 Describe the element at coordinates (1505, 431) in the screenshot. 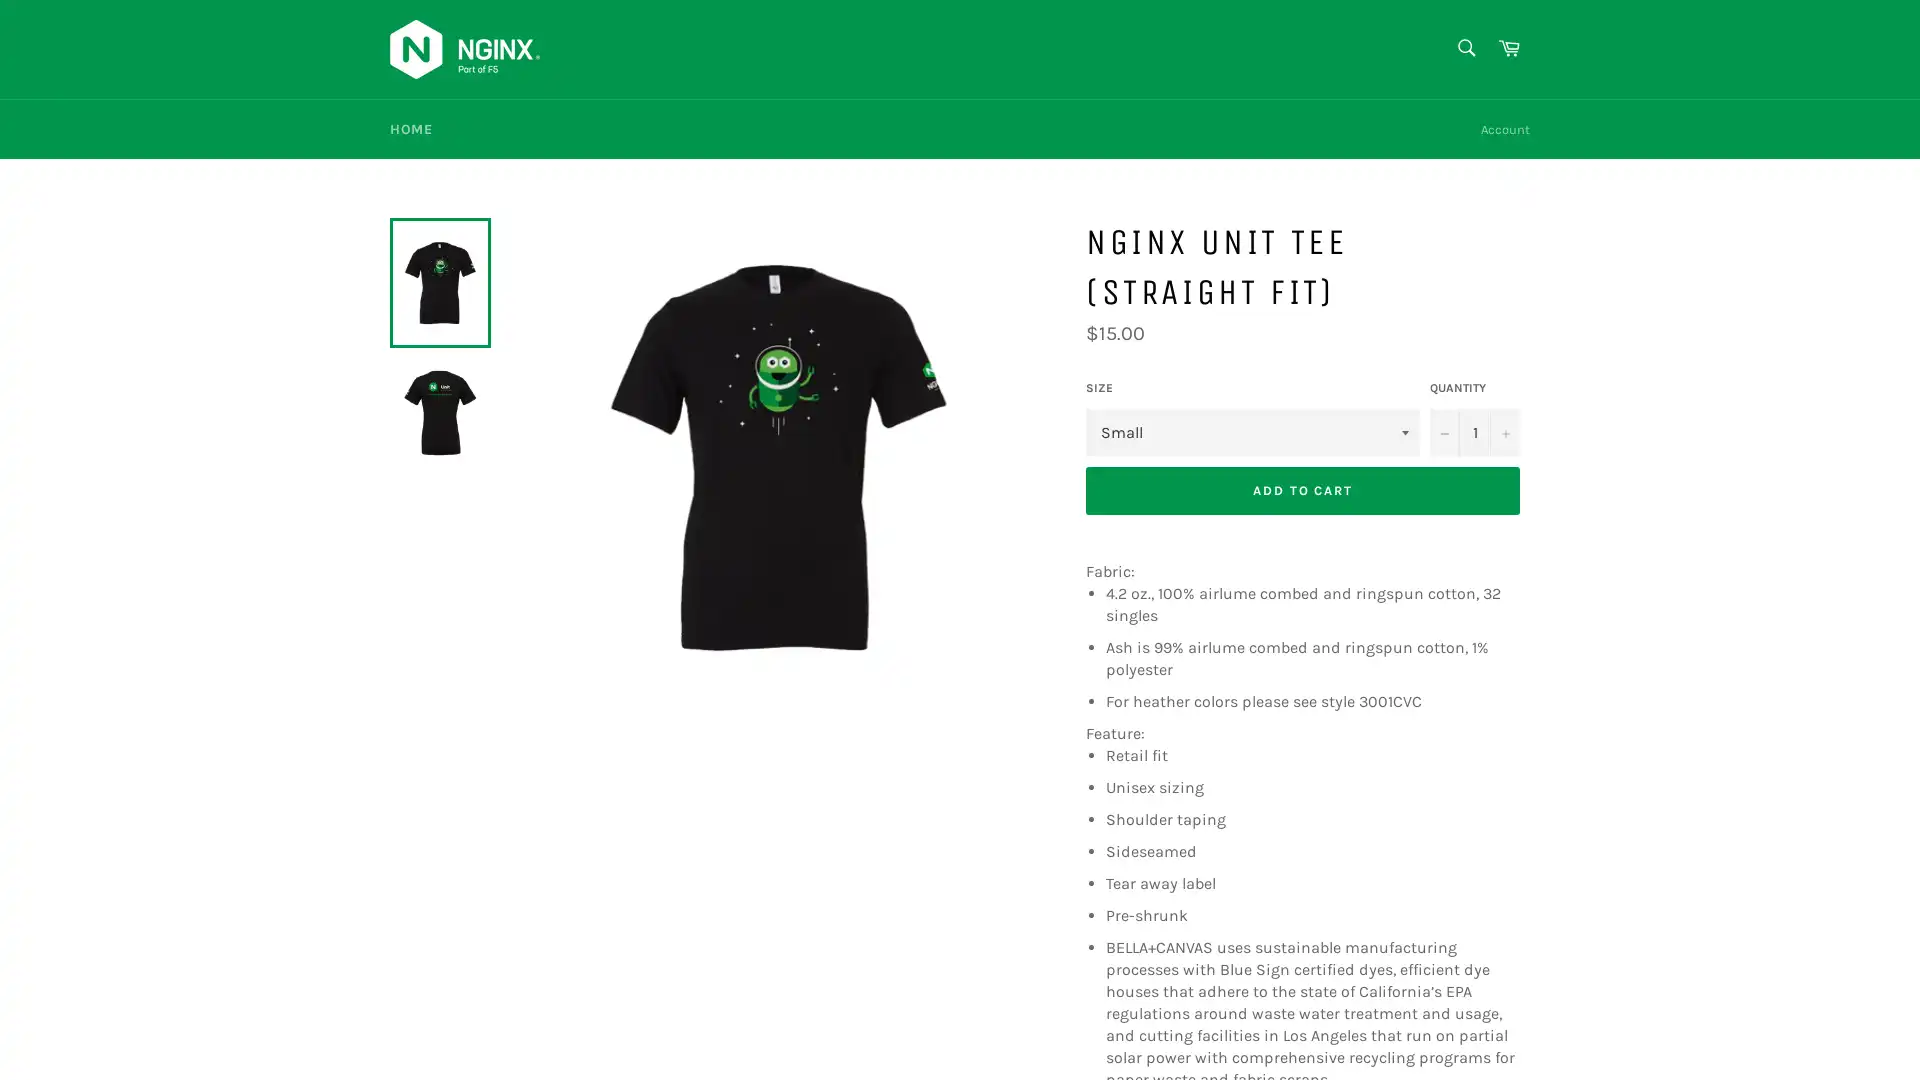

I see `Increase item quantity by one` at that location.